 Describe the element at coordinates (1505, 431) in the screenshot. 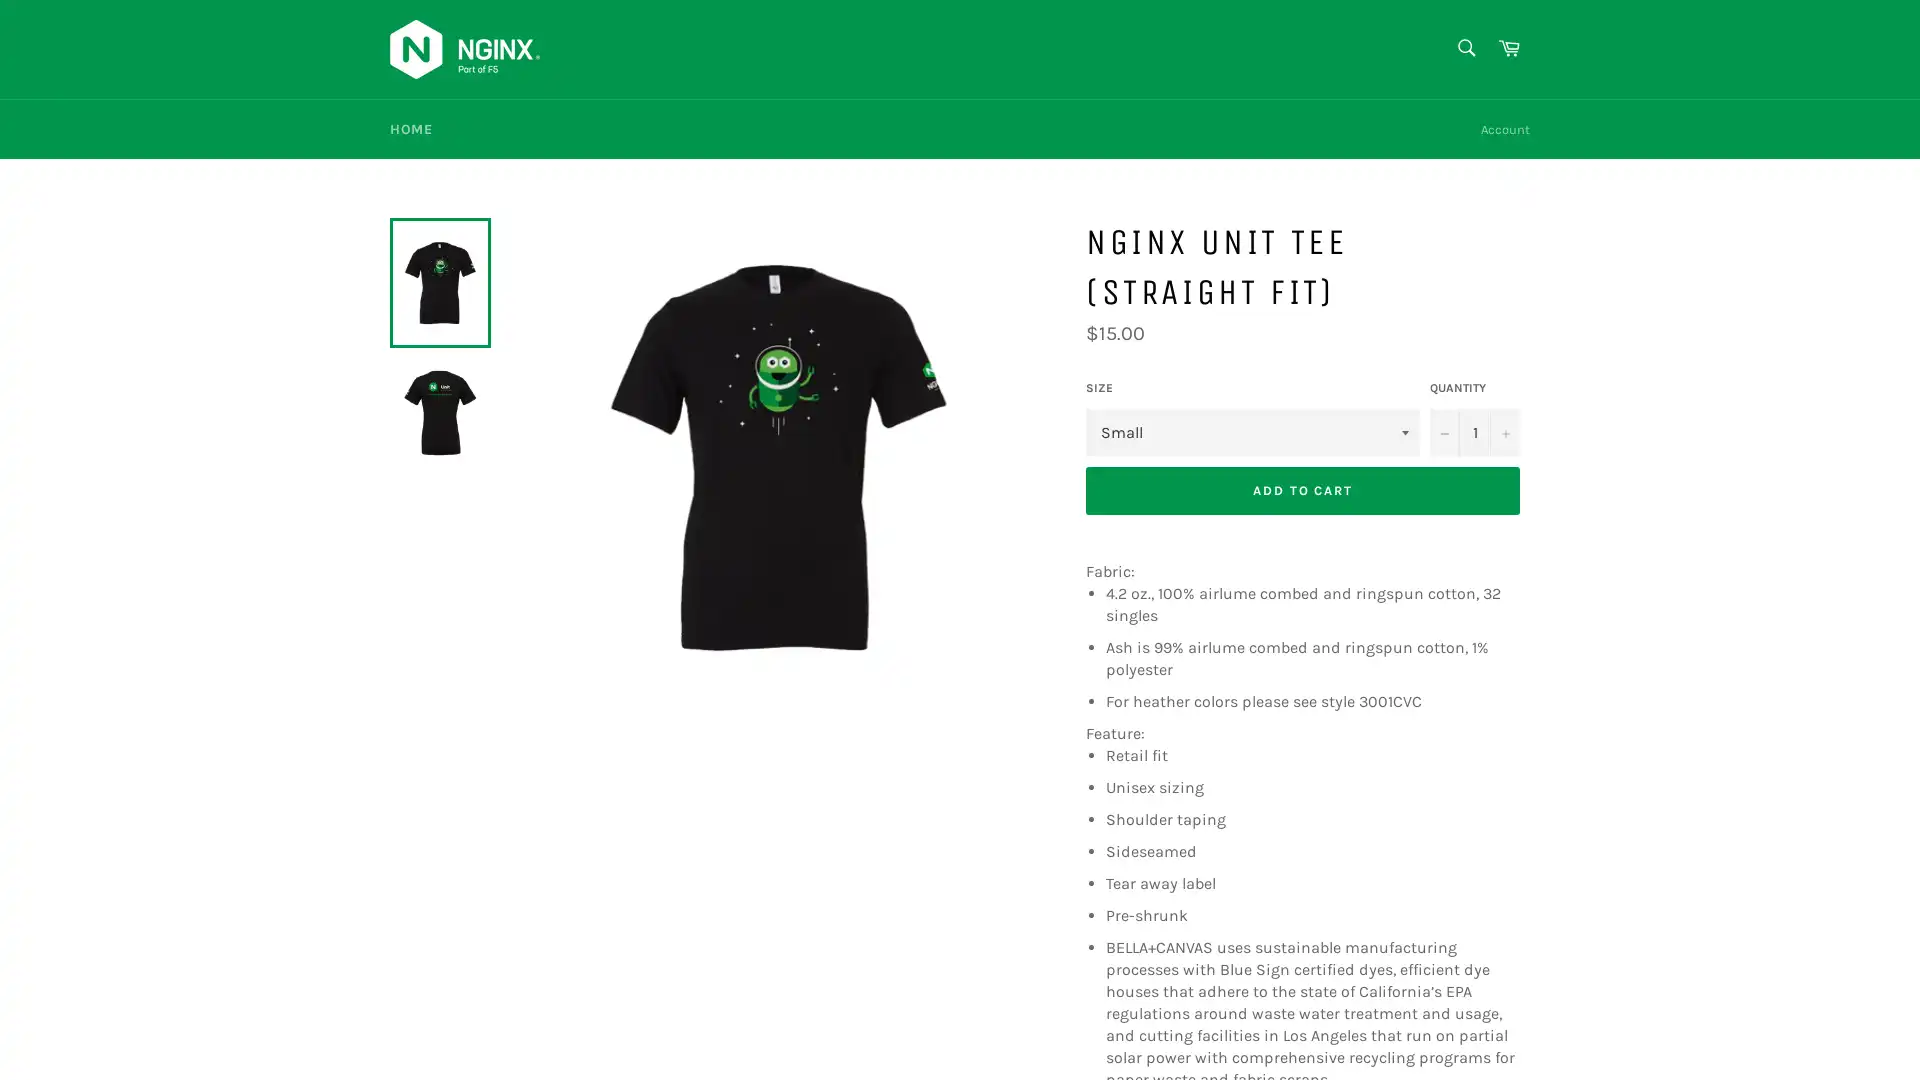

I see `Increase item quantity by one` at that location.